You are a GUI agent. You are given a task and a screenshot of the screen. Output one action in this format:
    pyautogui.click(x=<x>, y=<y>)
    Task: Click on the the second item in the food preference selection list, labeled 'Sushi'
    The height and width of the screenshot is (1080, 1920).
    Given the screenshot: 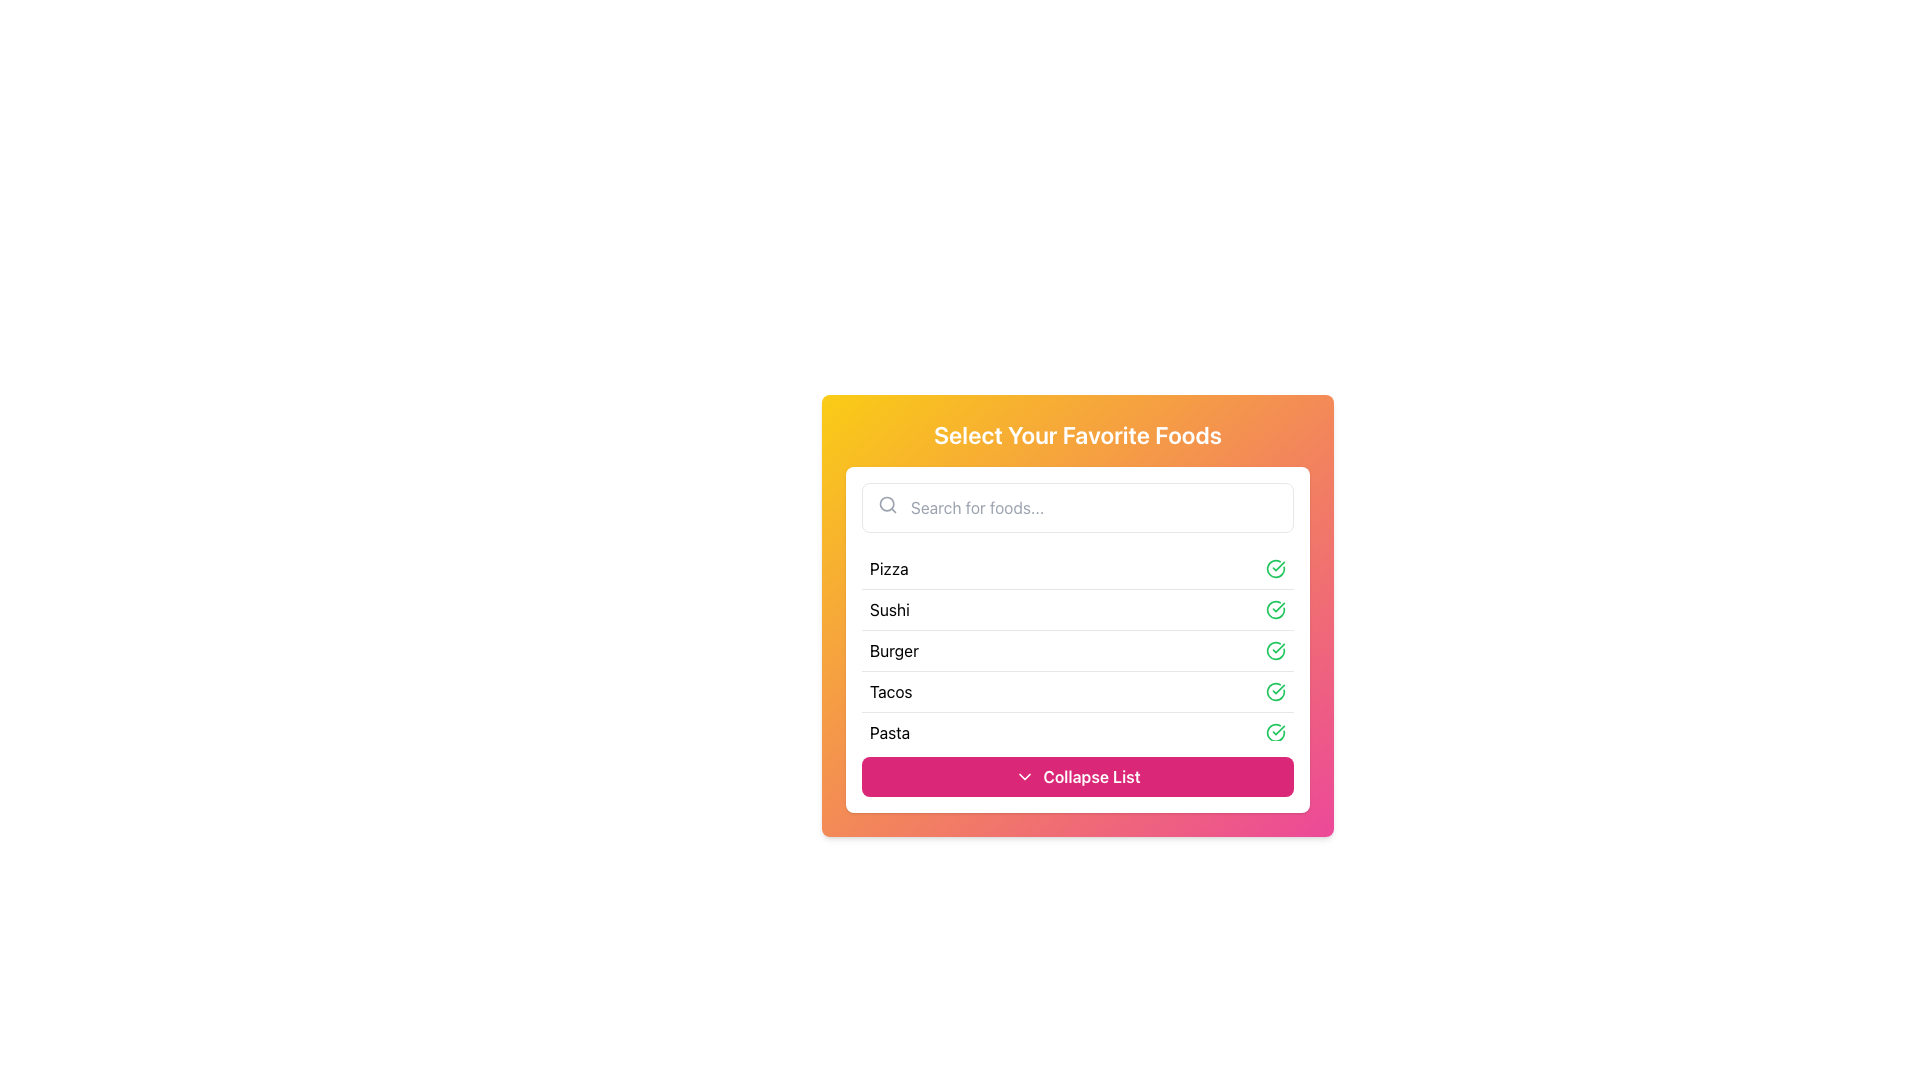 What is the action you would take?
    pyautogui.click(x=1077, y=609)
    